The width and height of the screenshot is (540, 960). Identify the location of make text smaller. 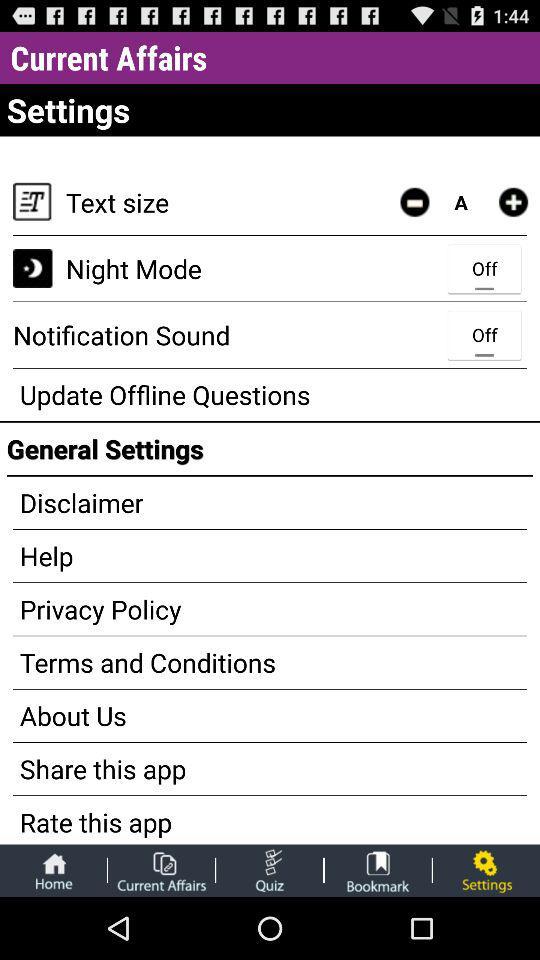
(413, 202).